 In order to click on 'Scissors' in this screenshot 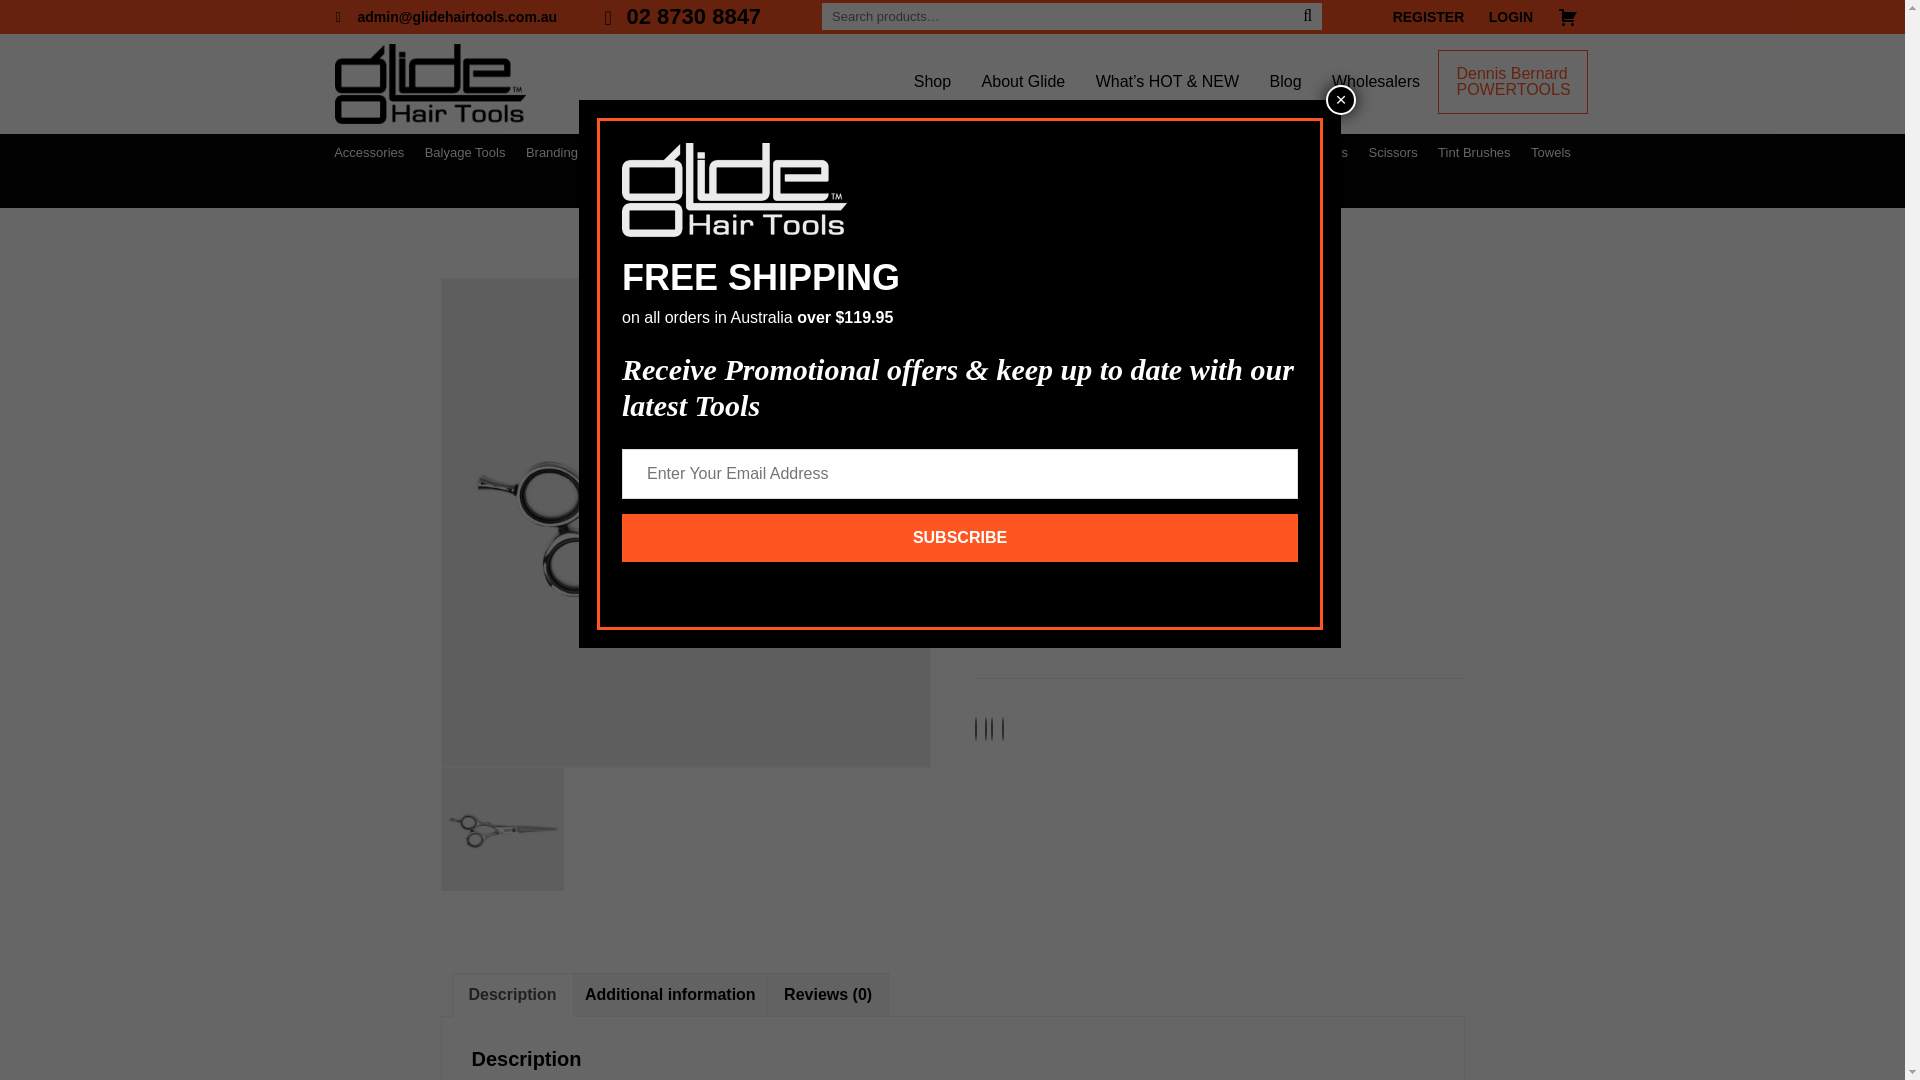, I will do `click(1392, 151)`.